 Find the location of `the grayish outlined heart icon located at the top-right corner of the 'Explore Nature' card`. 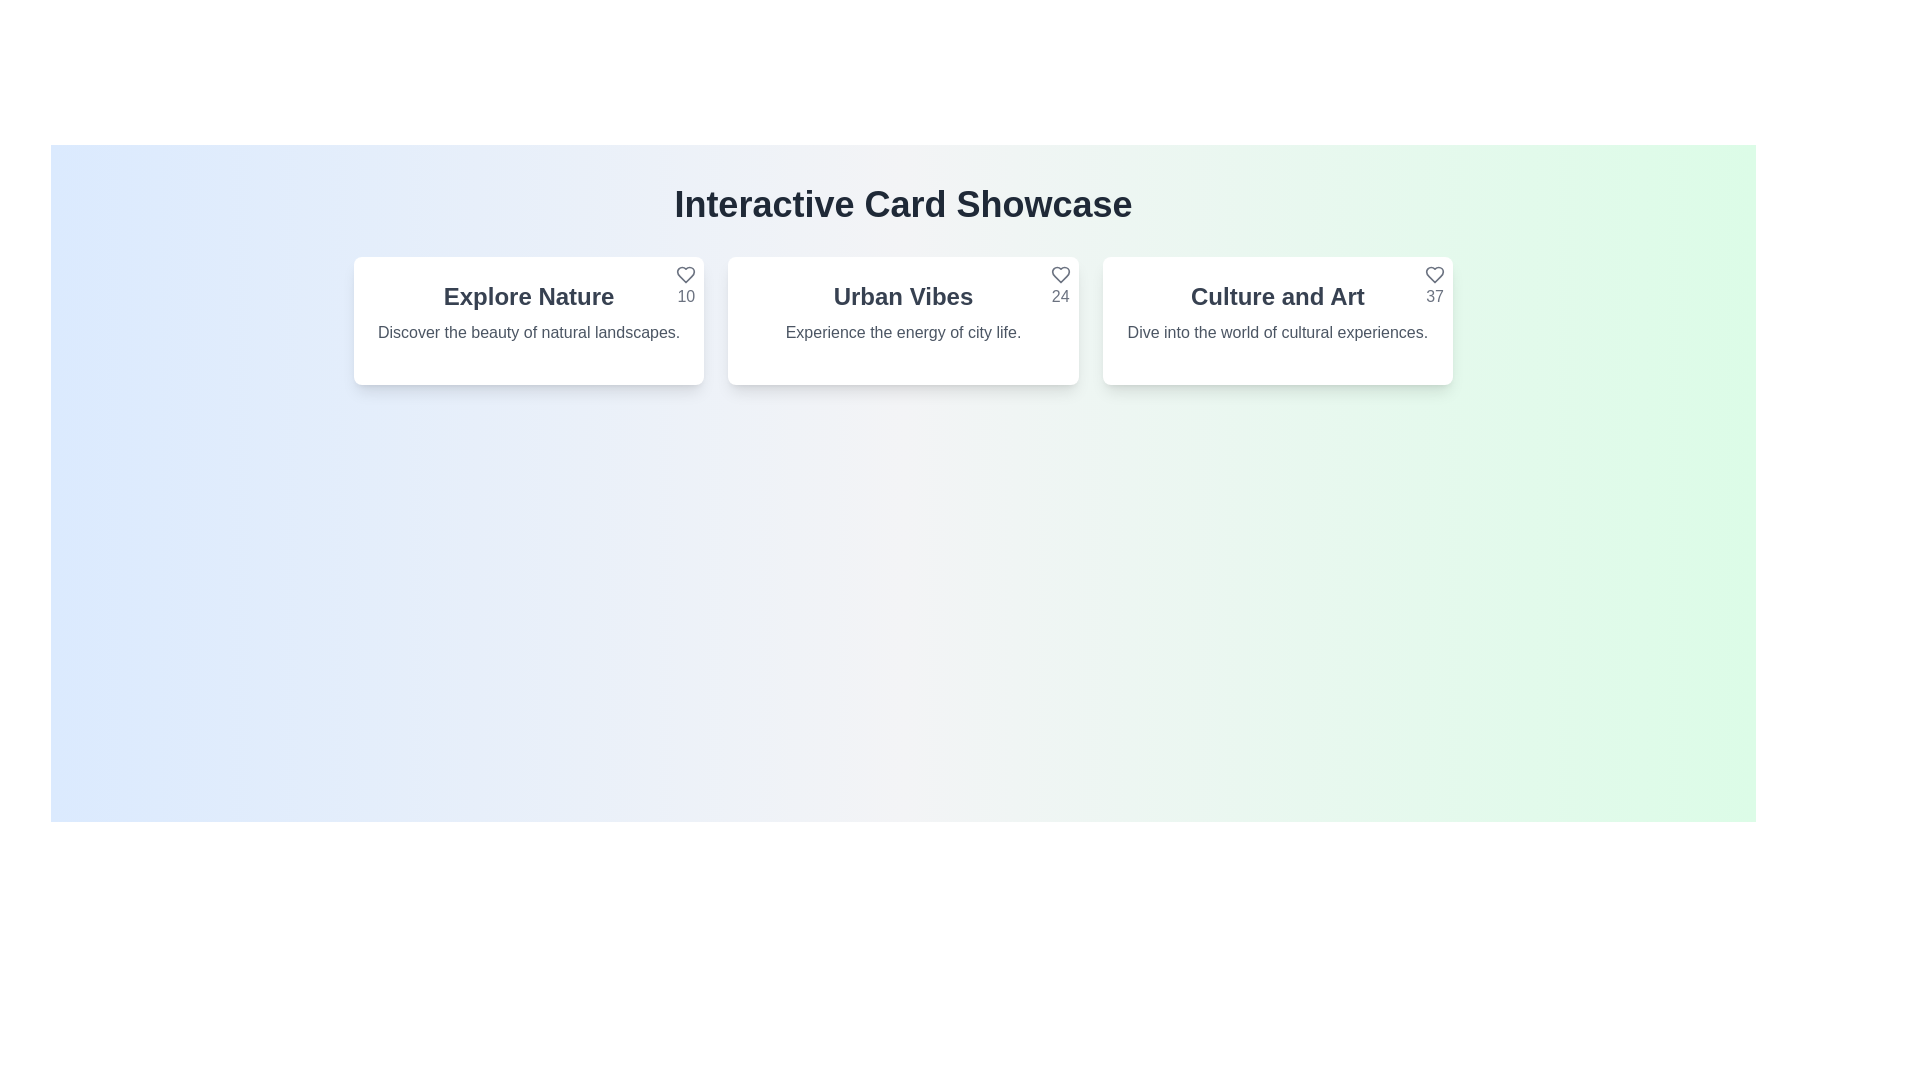

the grayish outlined heart icon located at the top-right corner of the 'Explore Nature' card is located at coordinates (686, 274).